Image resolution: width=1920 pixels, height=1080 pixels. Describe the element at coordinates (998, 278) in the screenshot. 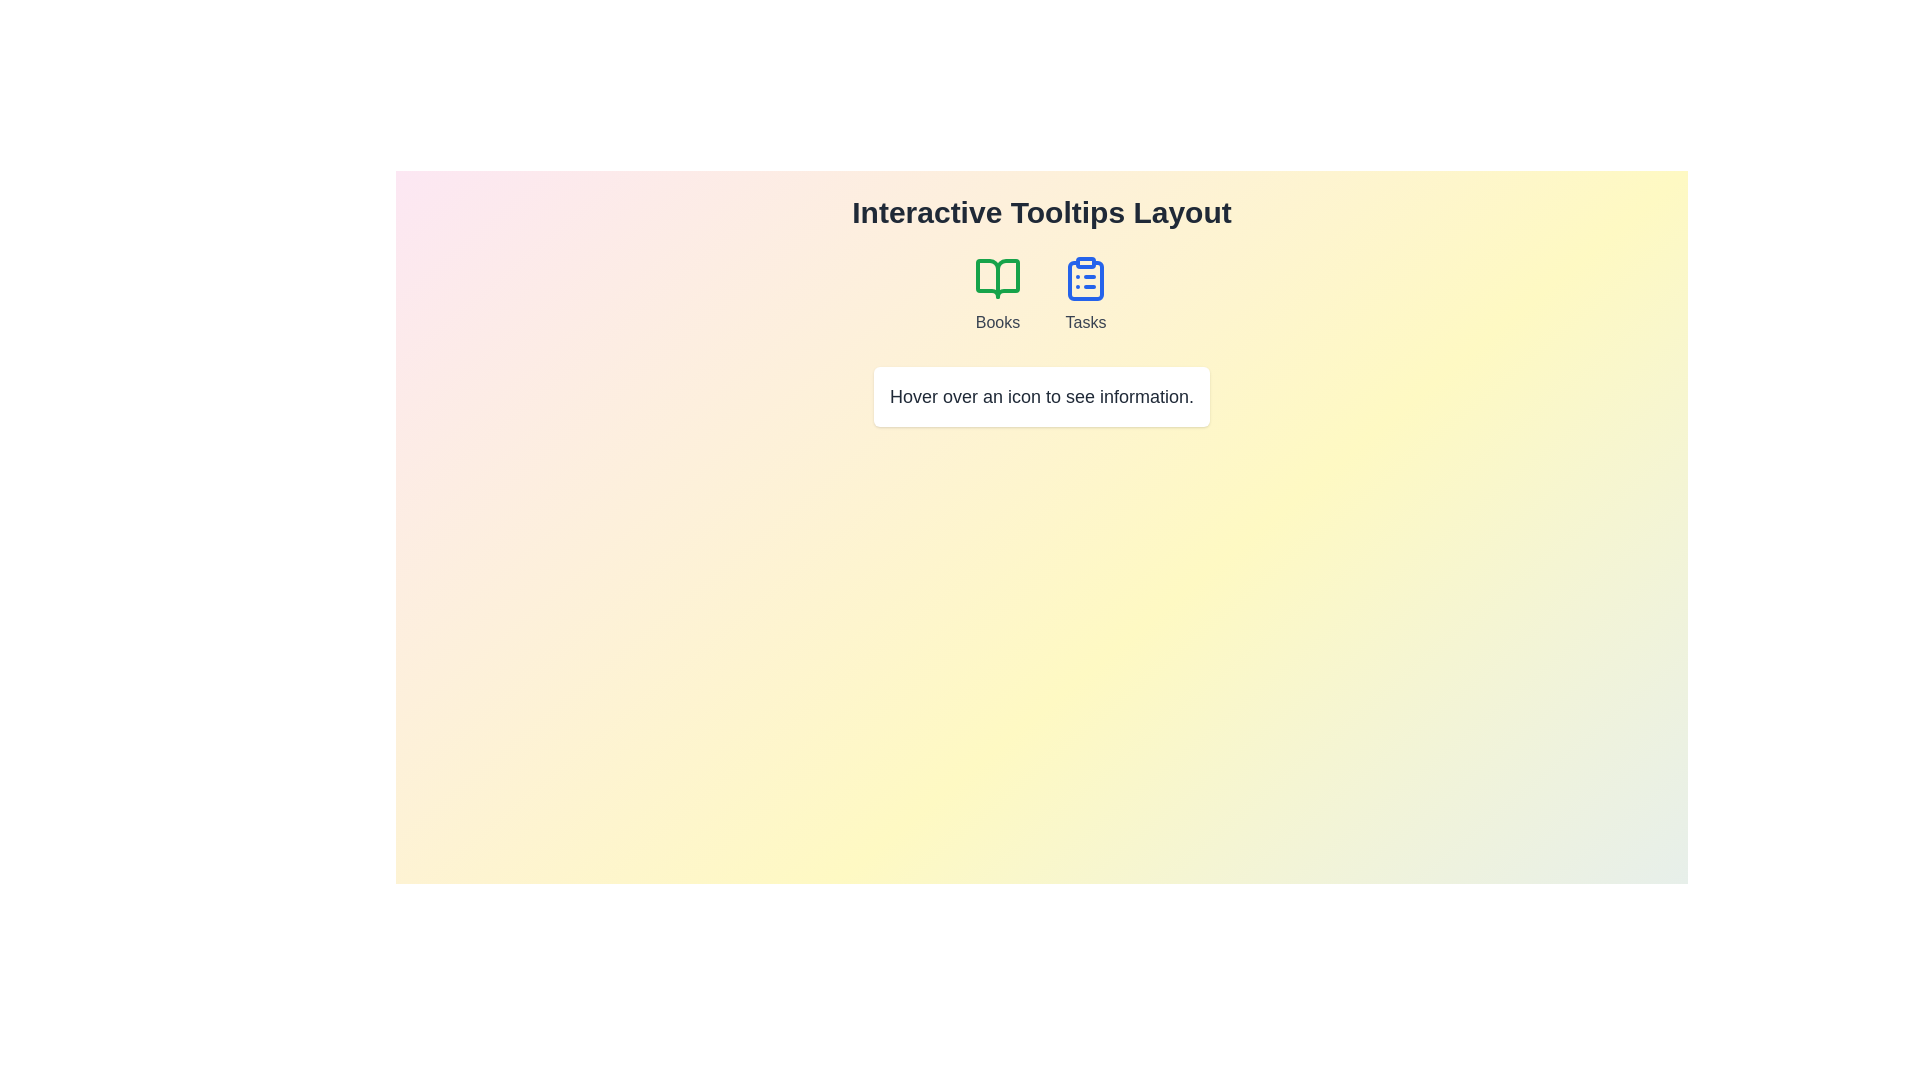

I see `the 'Books' icon located under the title 'Interactive Tooltips Layout'` at that location.